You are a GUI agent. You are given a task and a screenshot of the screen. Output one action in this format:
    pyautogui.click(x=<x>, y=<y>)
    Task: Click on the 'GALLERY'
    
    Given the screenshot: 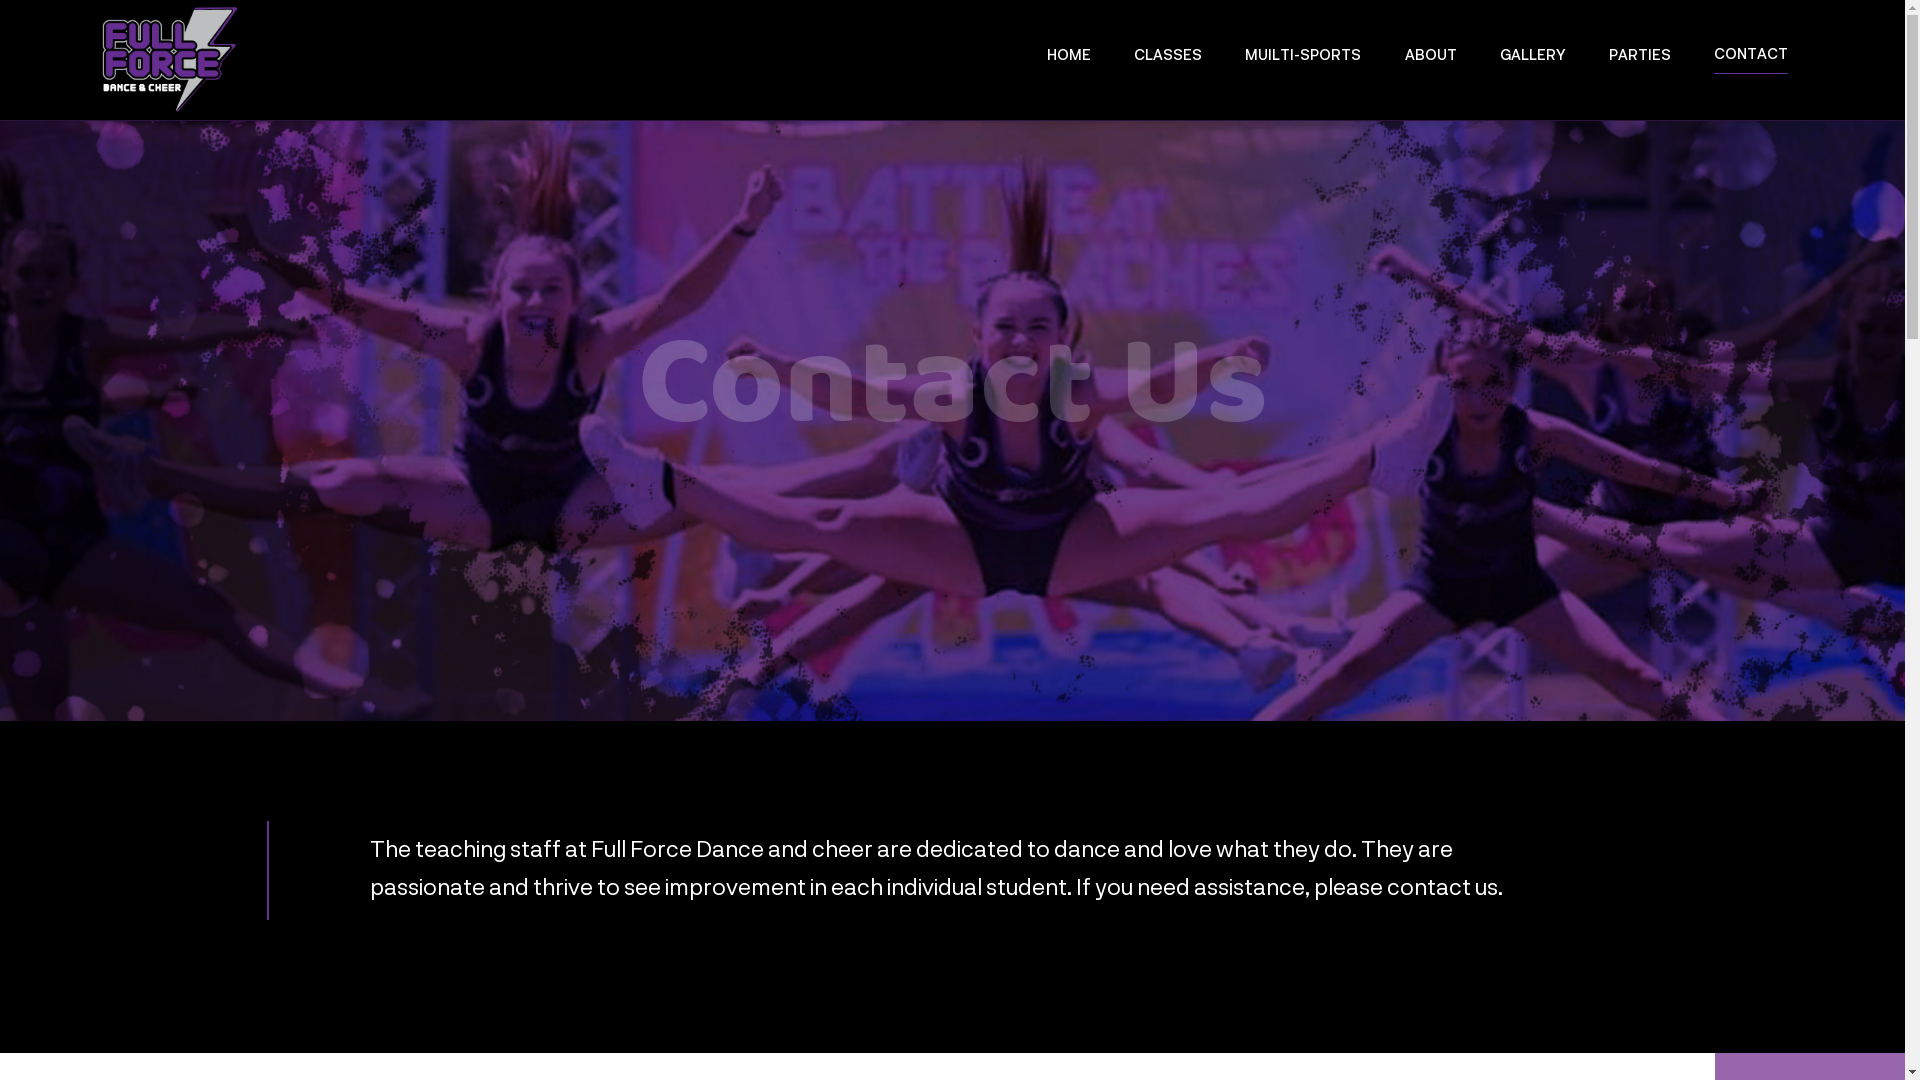 What is the action you would take?
    pyautogui.click(x=1499, y=59)
    